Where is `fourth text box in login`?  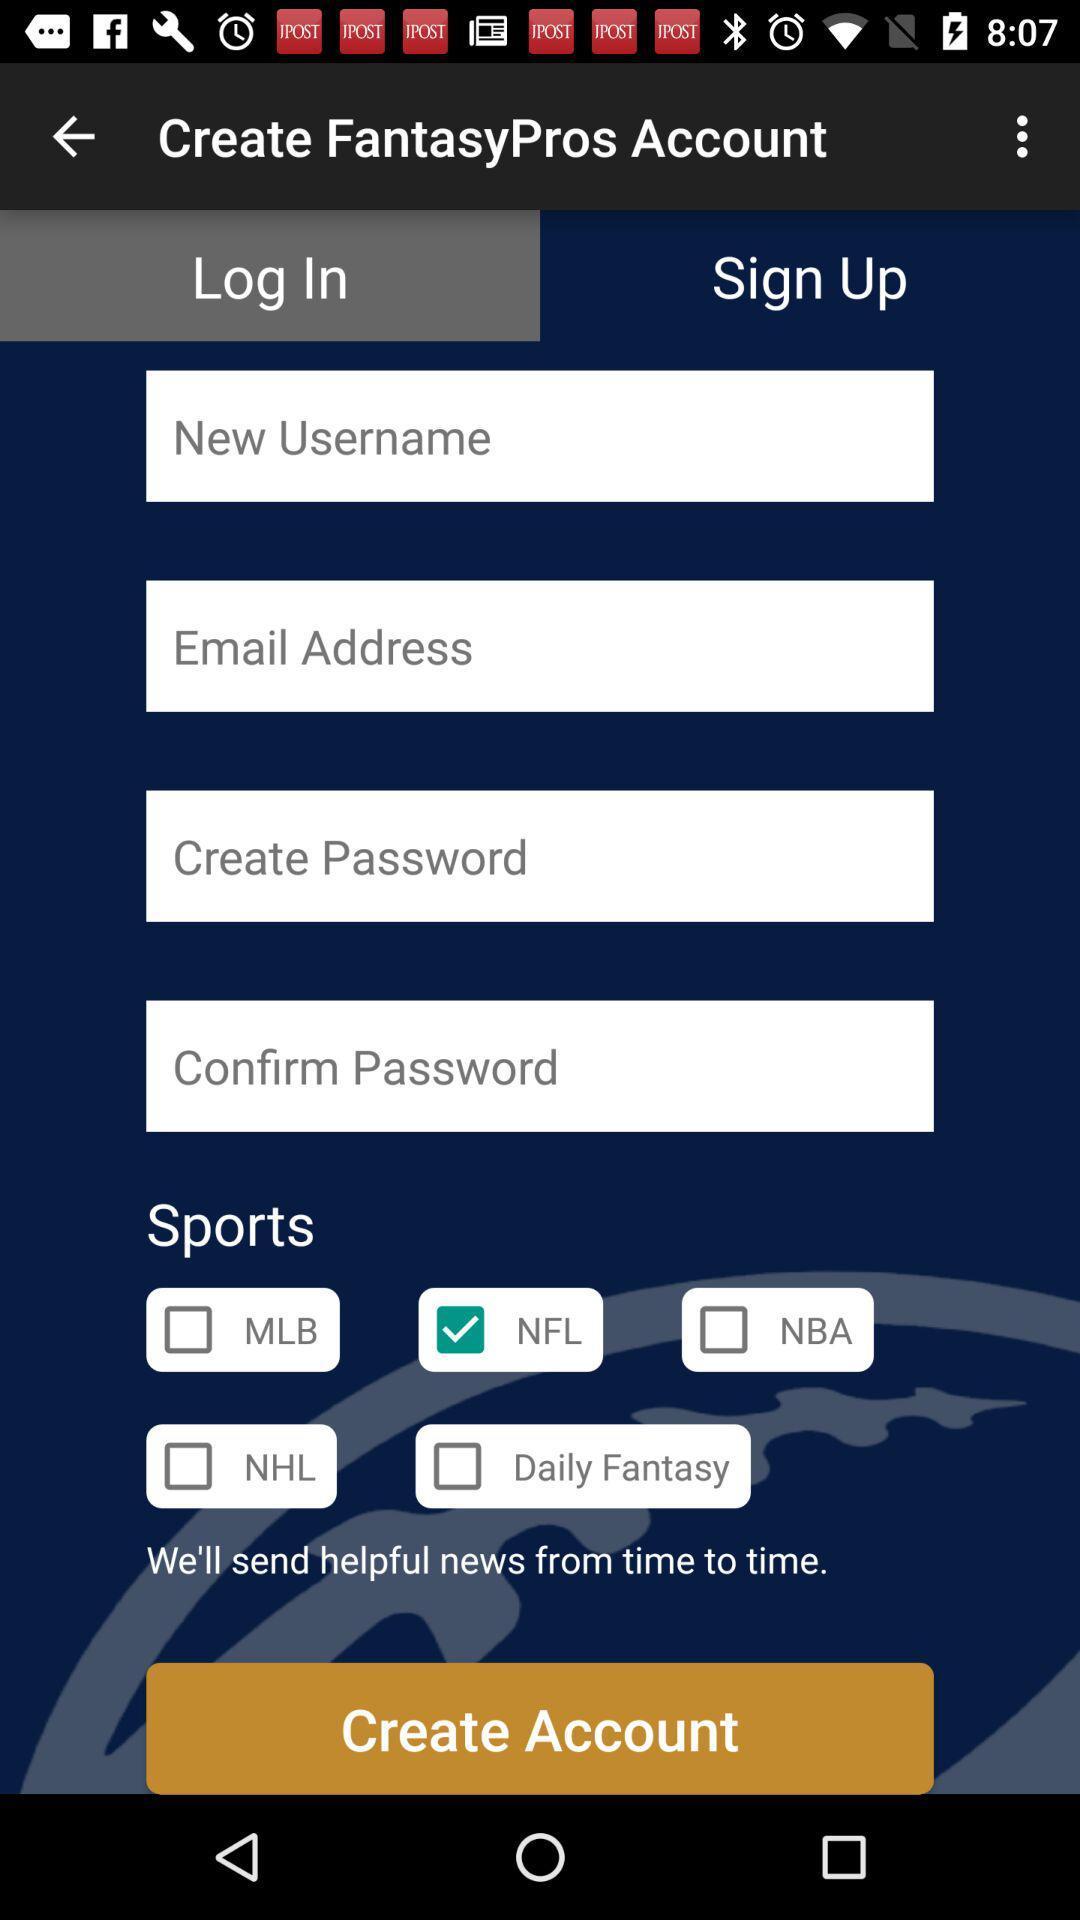
fourth text box in login is located at coordinates (540, 1065).